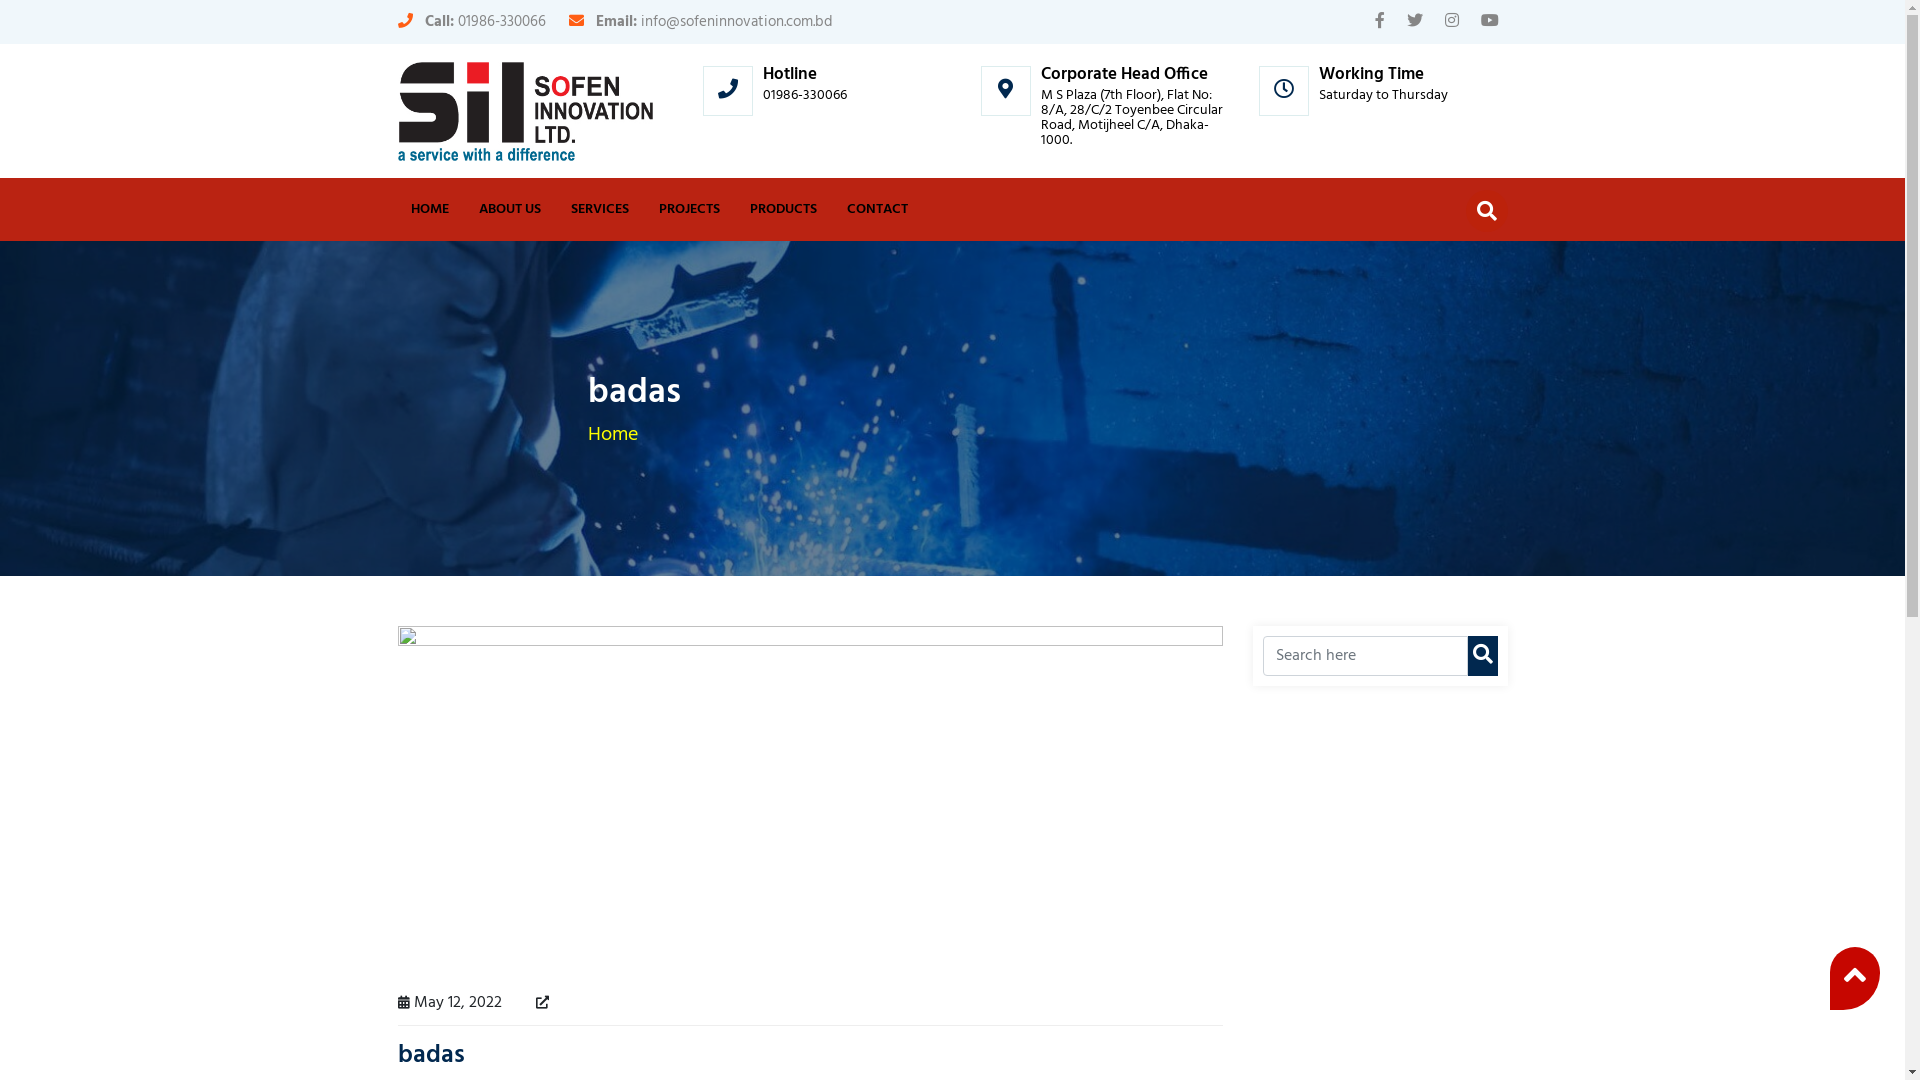 This screenshot has width=1920, height=1080. I want to click on 'HOME', so click(429, 209).